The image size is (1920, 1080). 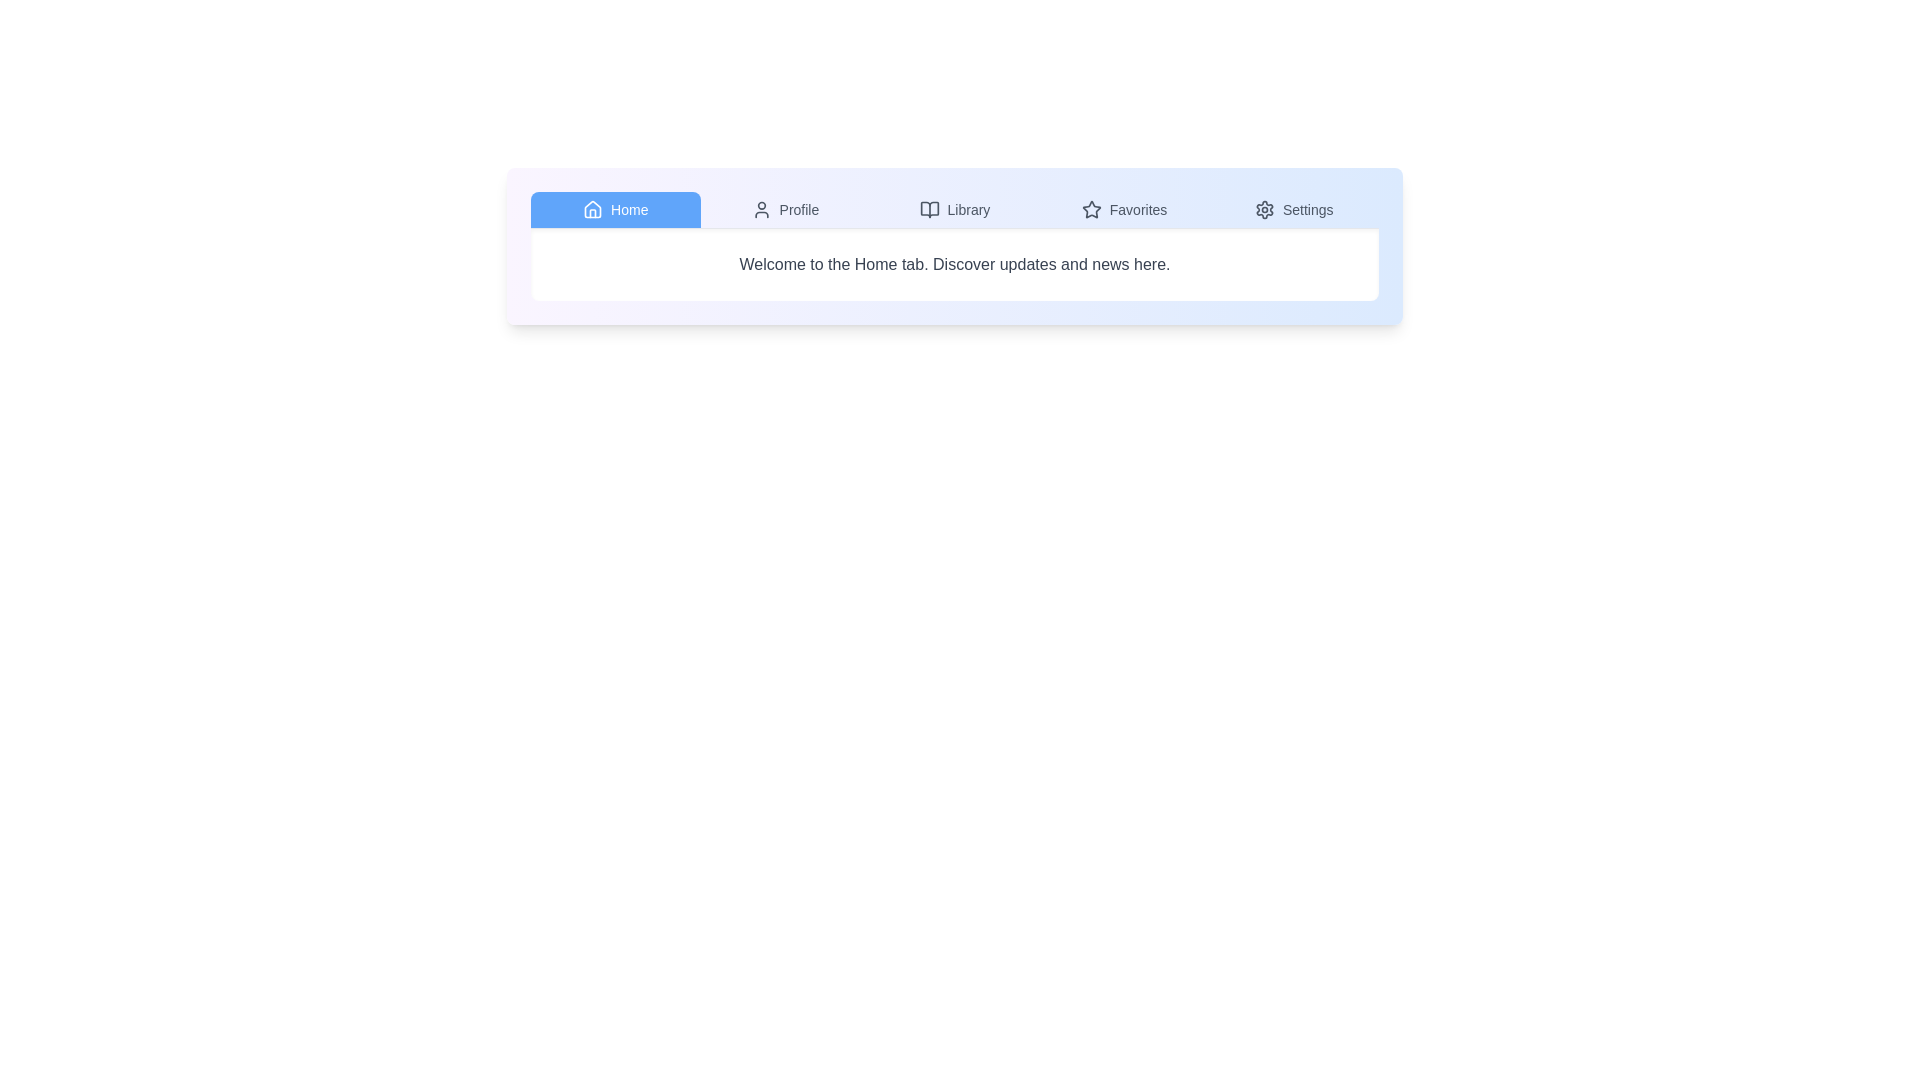 I want to click on the 'Settings' button, which features a cogwheel icon and is the last item in the navigation bar, so click(x=1294, y=209).